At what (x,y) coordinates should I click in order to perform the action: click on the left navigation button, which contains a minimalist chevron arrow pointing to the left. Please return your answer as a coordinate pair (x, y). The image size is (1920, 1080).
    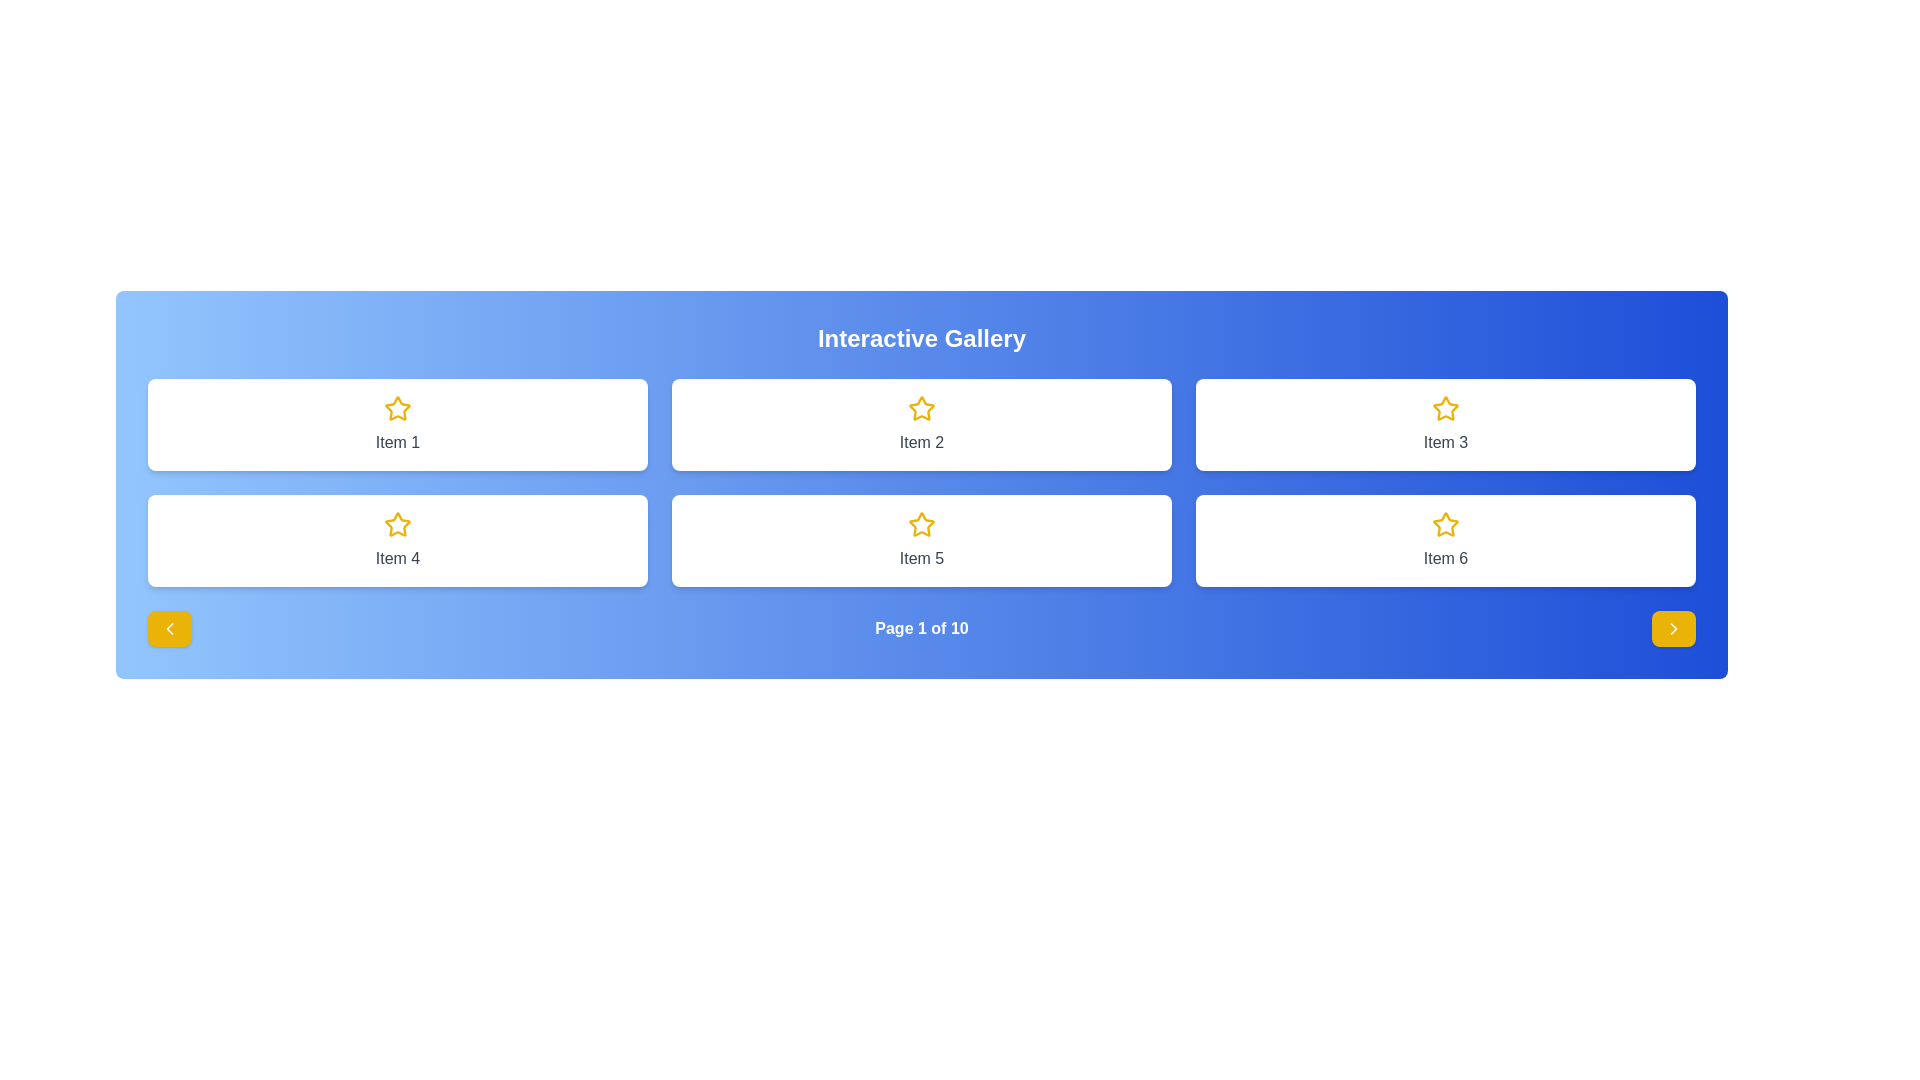
    Looking at the image, I should click on (169, 627).